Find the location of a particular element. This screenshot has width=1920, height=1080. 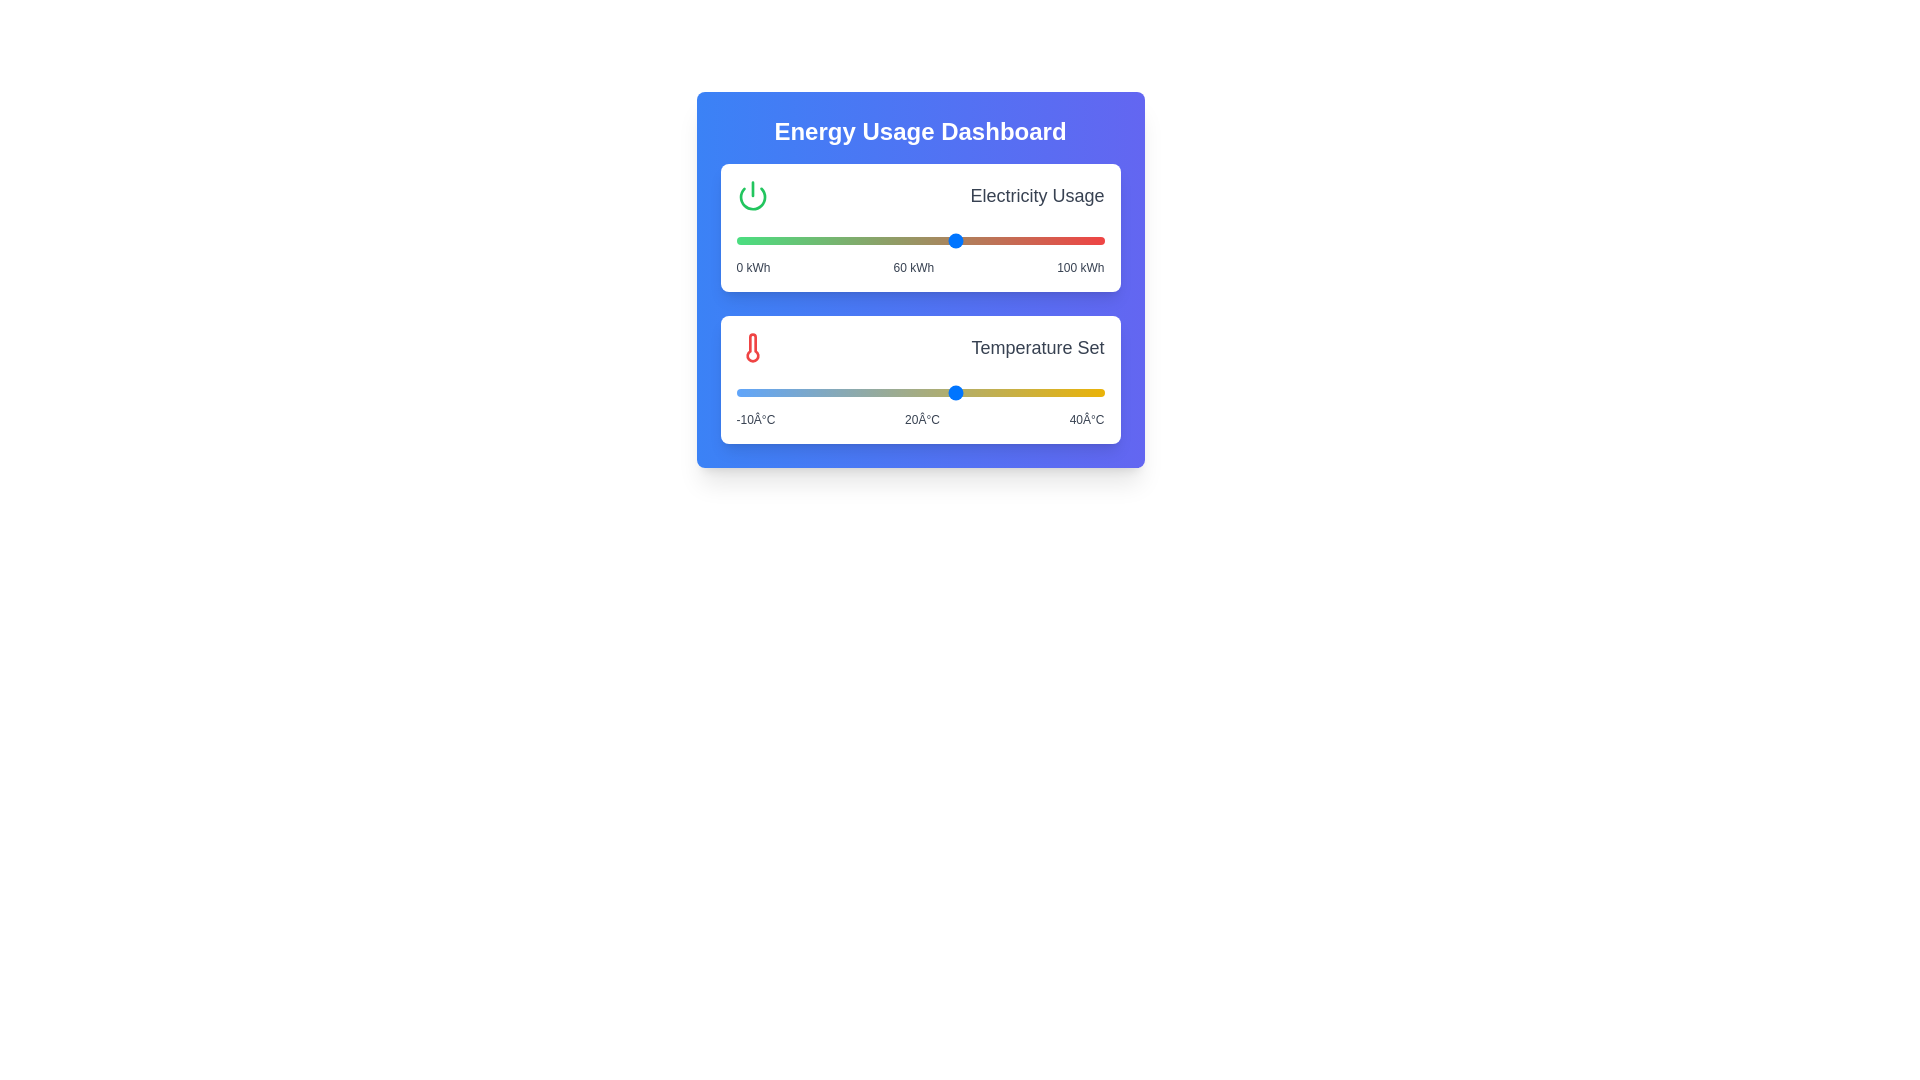

the background of the Energy Usage Dashboard component is located at coordinates (919, 280).